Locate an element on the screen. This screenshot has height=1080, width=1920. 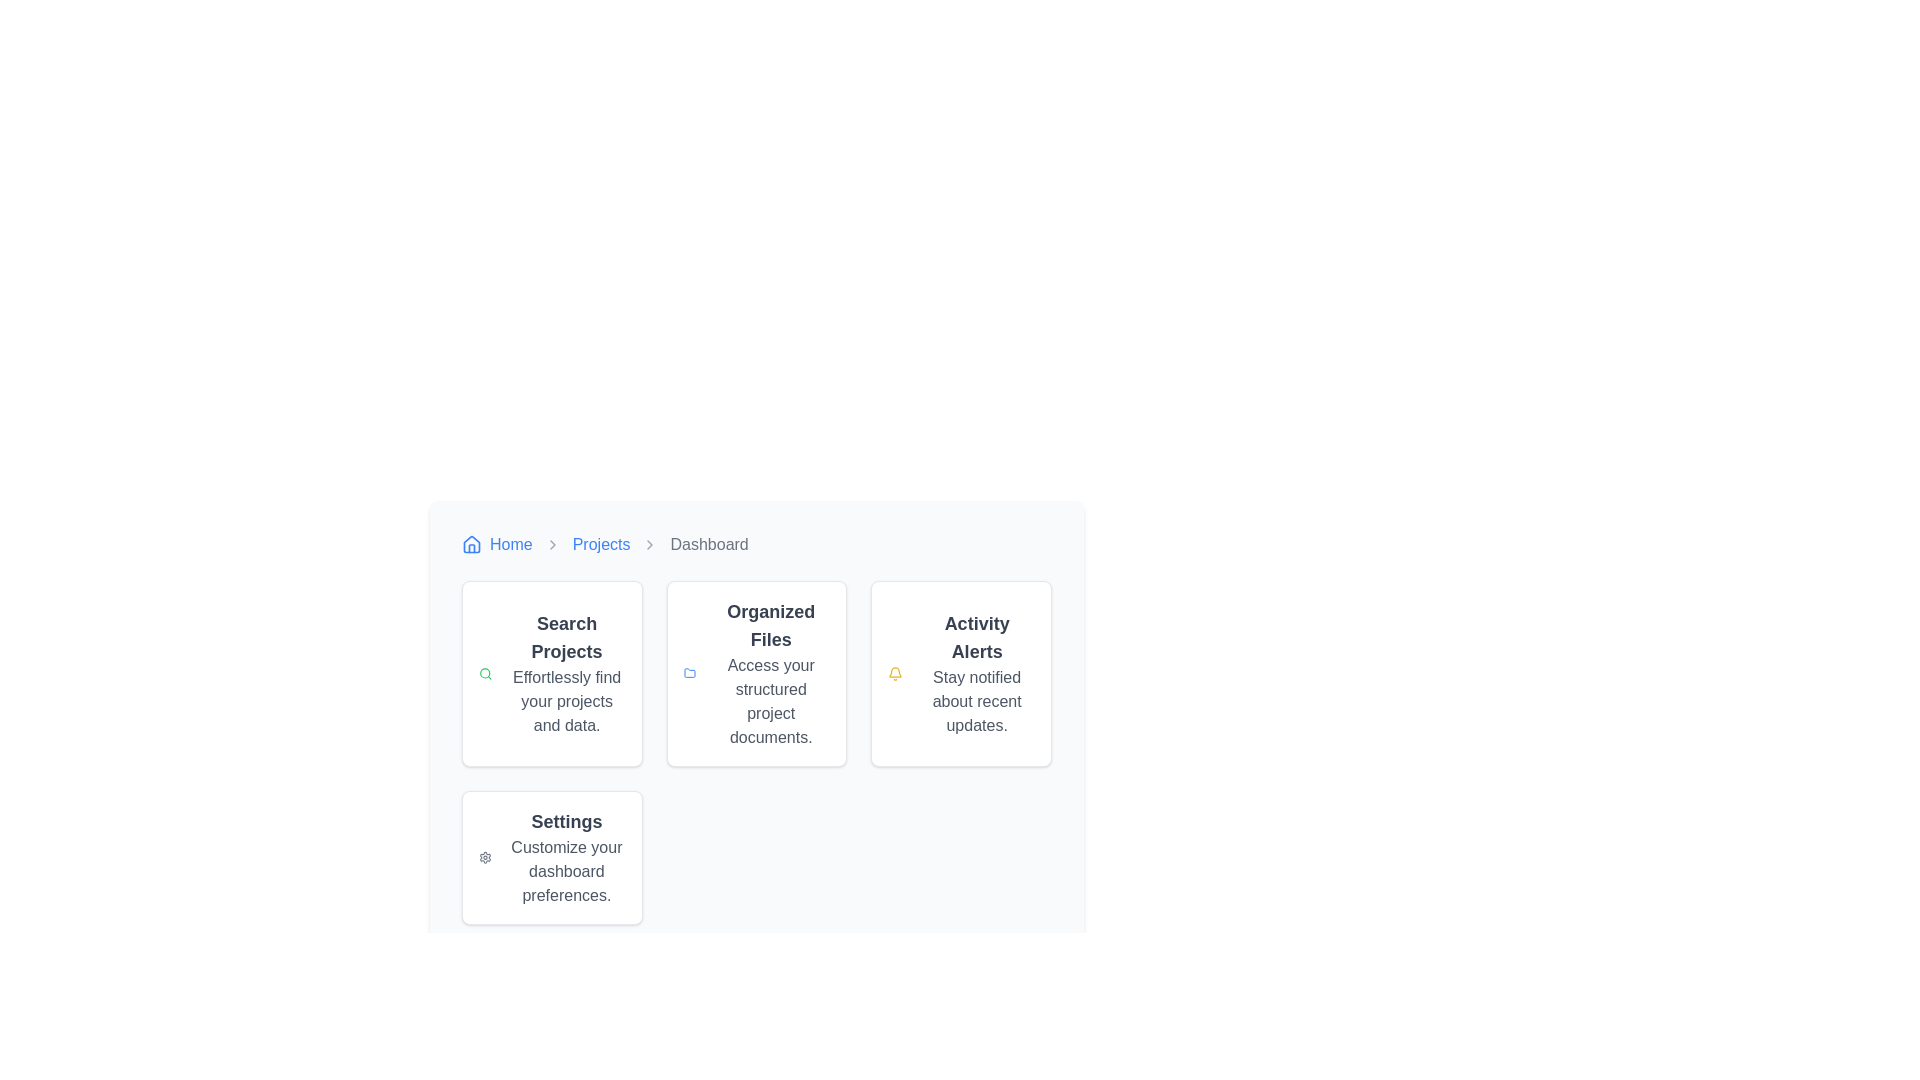
Descriptor text located in the lower row of the grid layout, positioned in the leftmost cell, under the 'Search Projects' card is located at coordinates (565, 856).